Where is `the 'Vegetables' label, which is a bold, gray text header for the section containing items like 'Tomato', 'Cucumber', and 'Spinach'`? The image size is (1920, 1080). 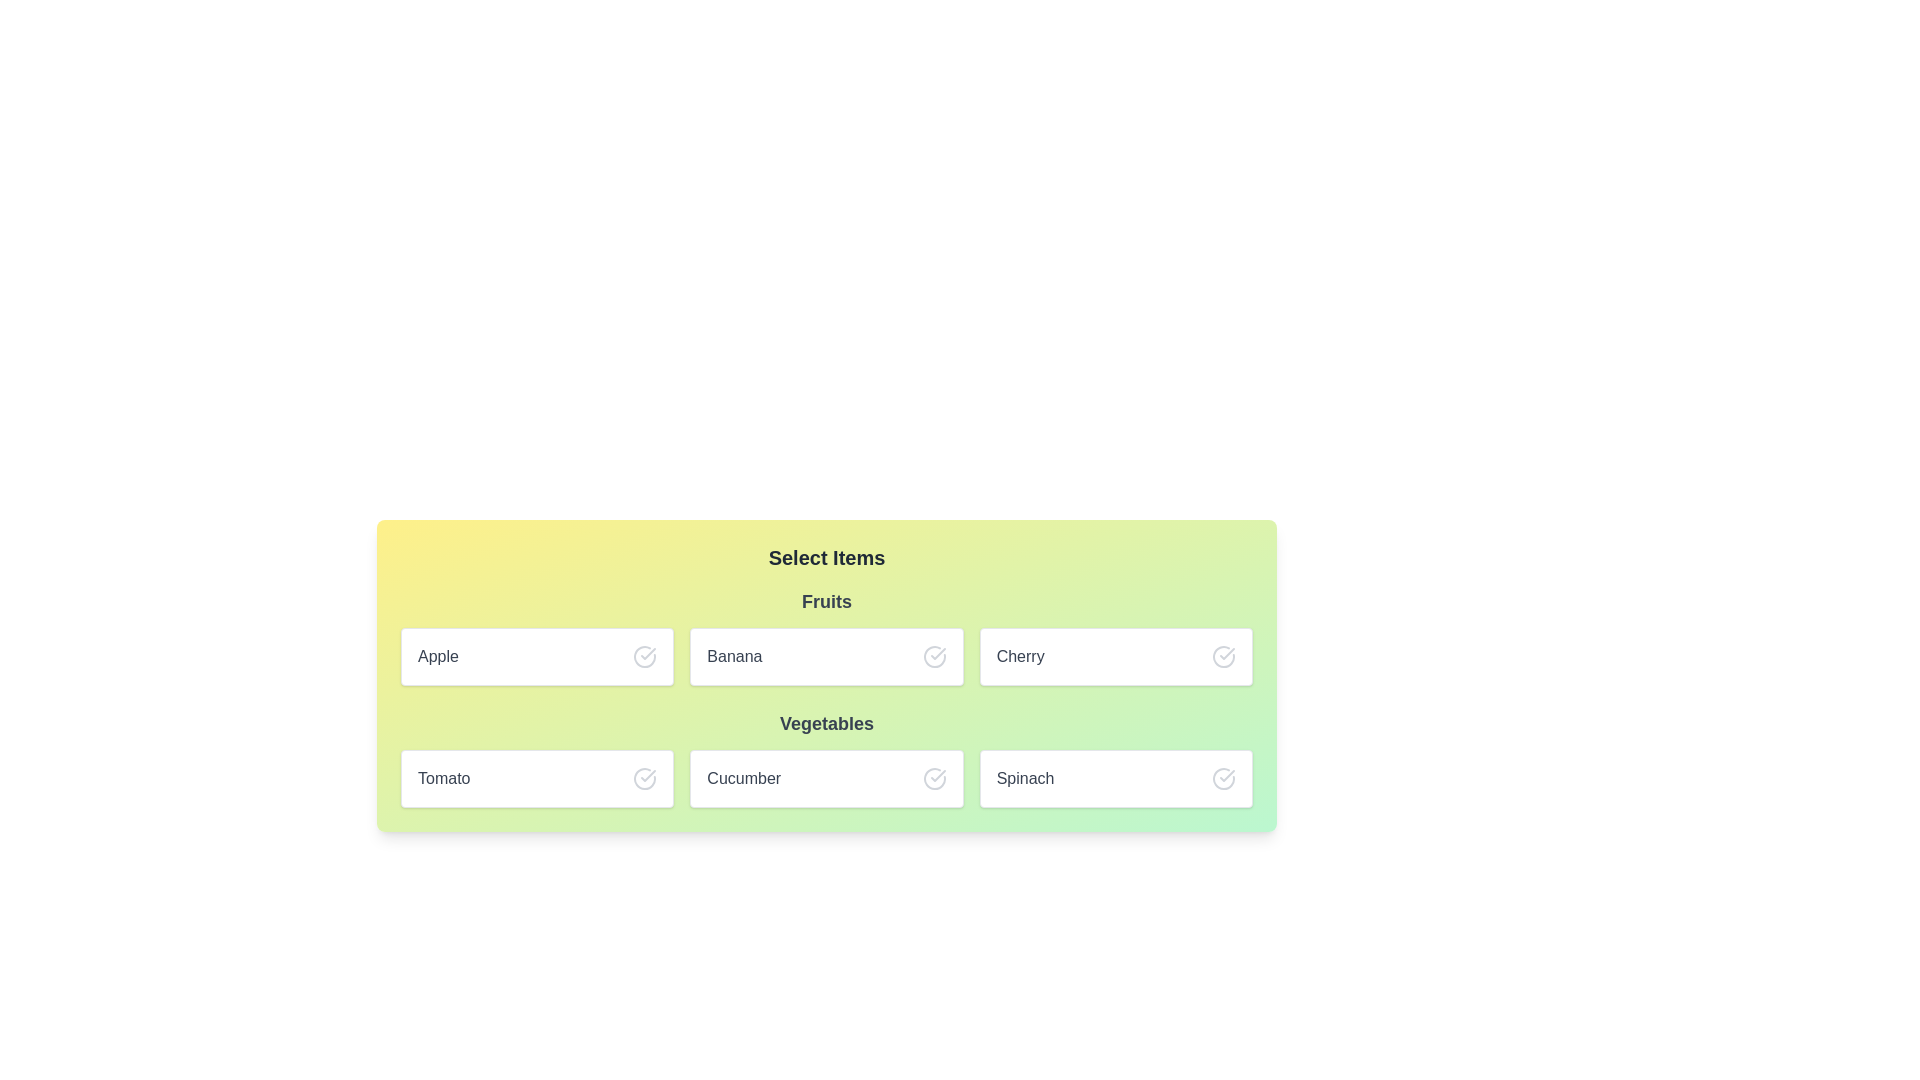
the 'Vegetables' label, which is a bold, gray text header for the section containing items like 'Tomato', 'Cucumber', and 'Spinach' is located at coordinates (826, 724).